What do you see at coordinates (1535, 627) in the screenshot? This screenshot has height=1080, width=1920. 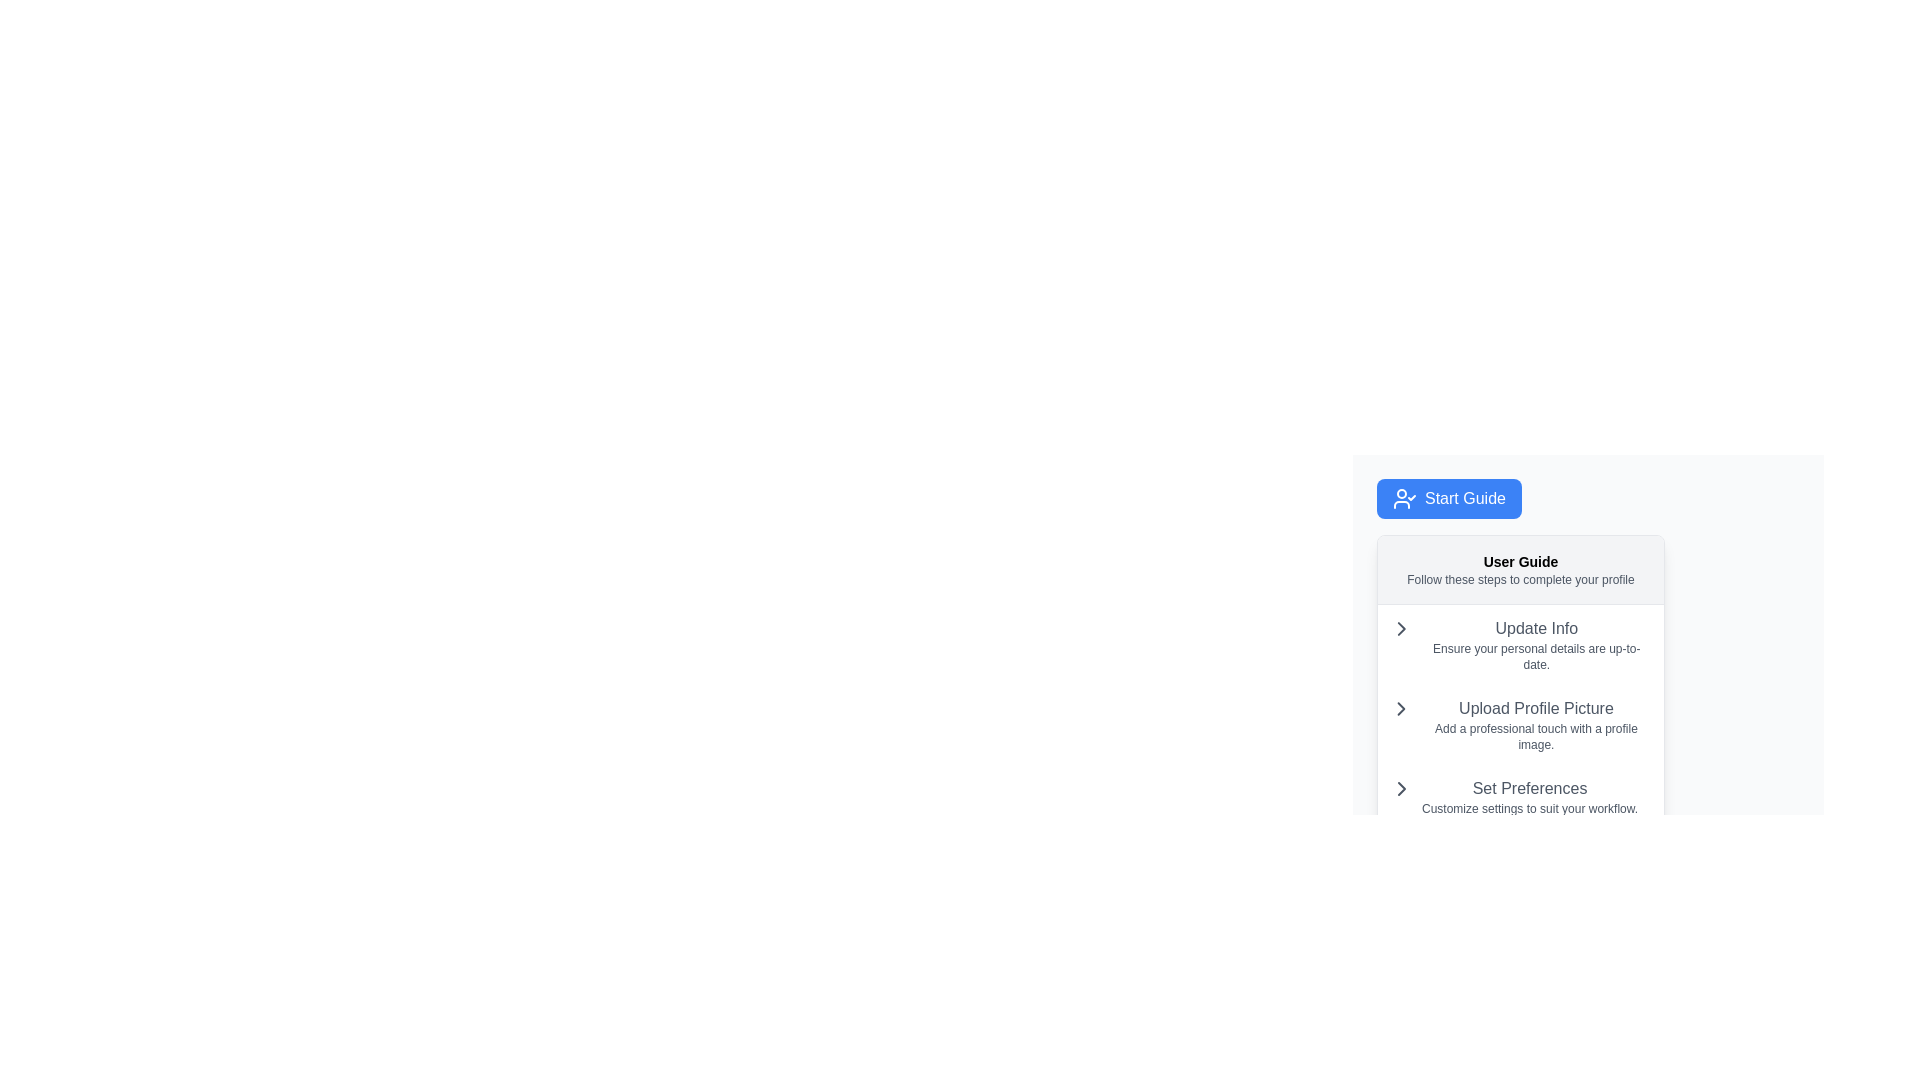 I see `the 'Update Info' text label, which is a bold title positioned fourth in a list-style section, immediately below 'Start Guide'` at bounding box center [1535, 627].